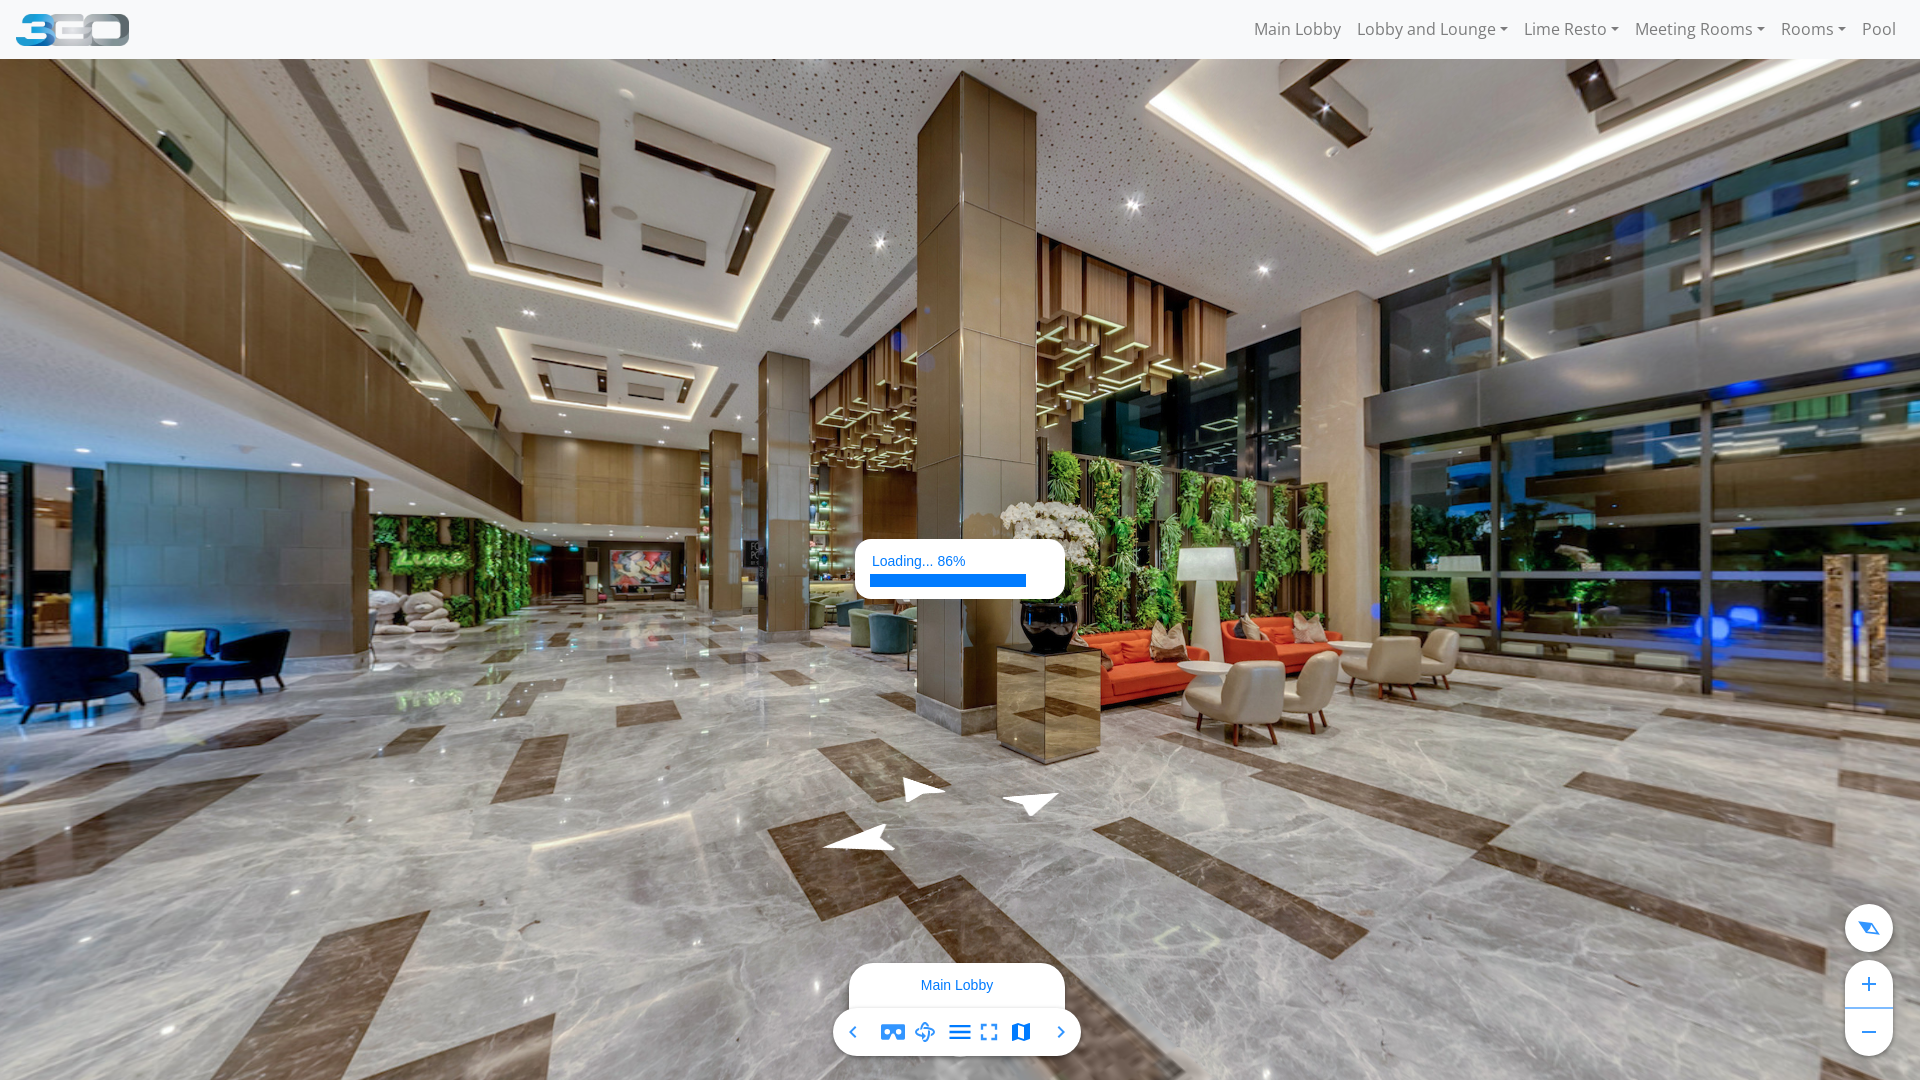 Image resolution: width=1920 pixels, height=1080 pixels. I want to click on 'Main Lobby', so click(1245, 29).